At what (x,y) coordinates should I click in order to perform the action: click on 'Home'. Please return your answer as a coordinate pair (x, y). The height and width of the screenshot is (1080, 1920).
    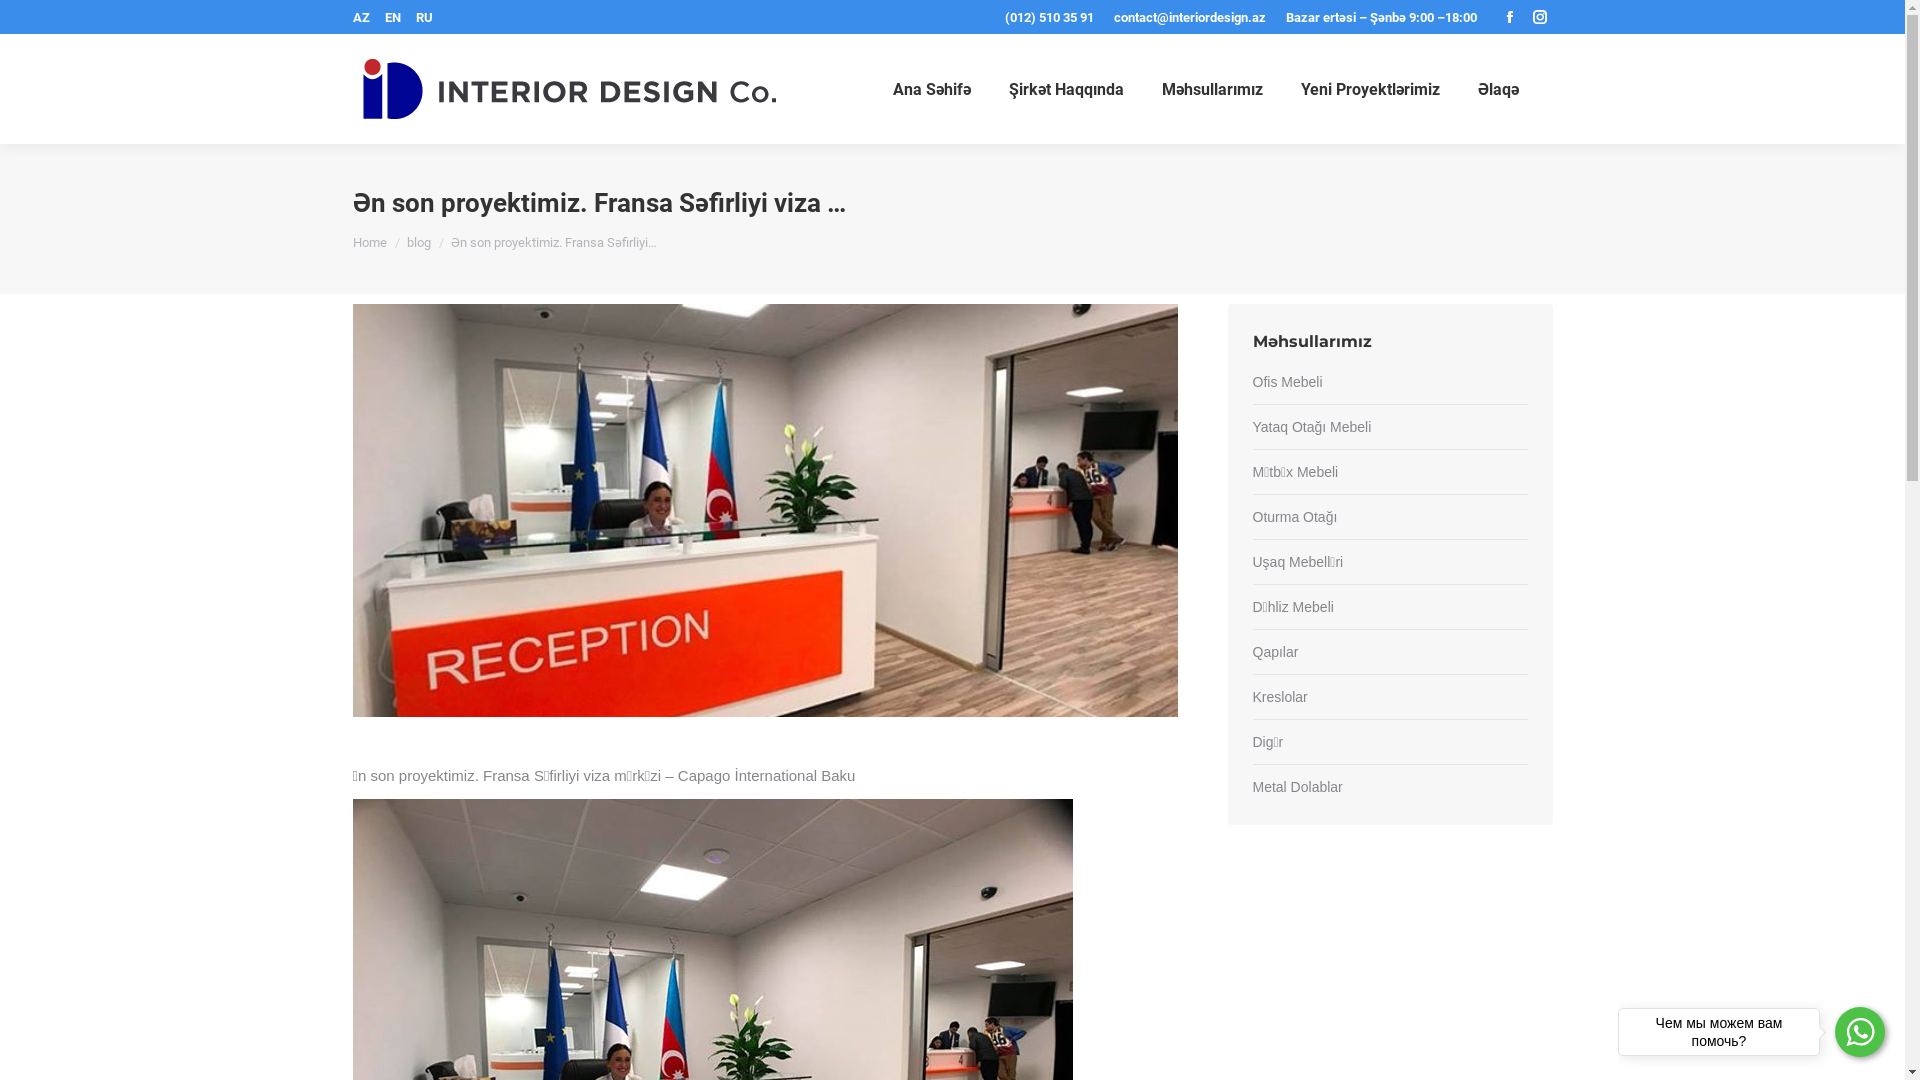
    Looking at the image, I should click on (369, 240).